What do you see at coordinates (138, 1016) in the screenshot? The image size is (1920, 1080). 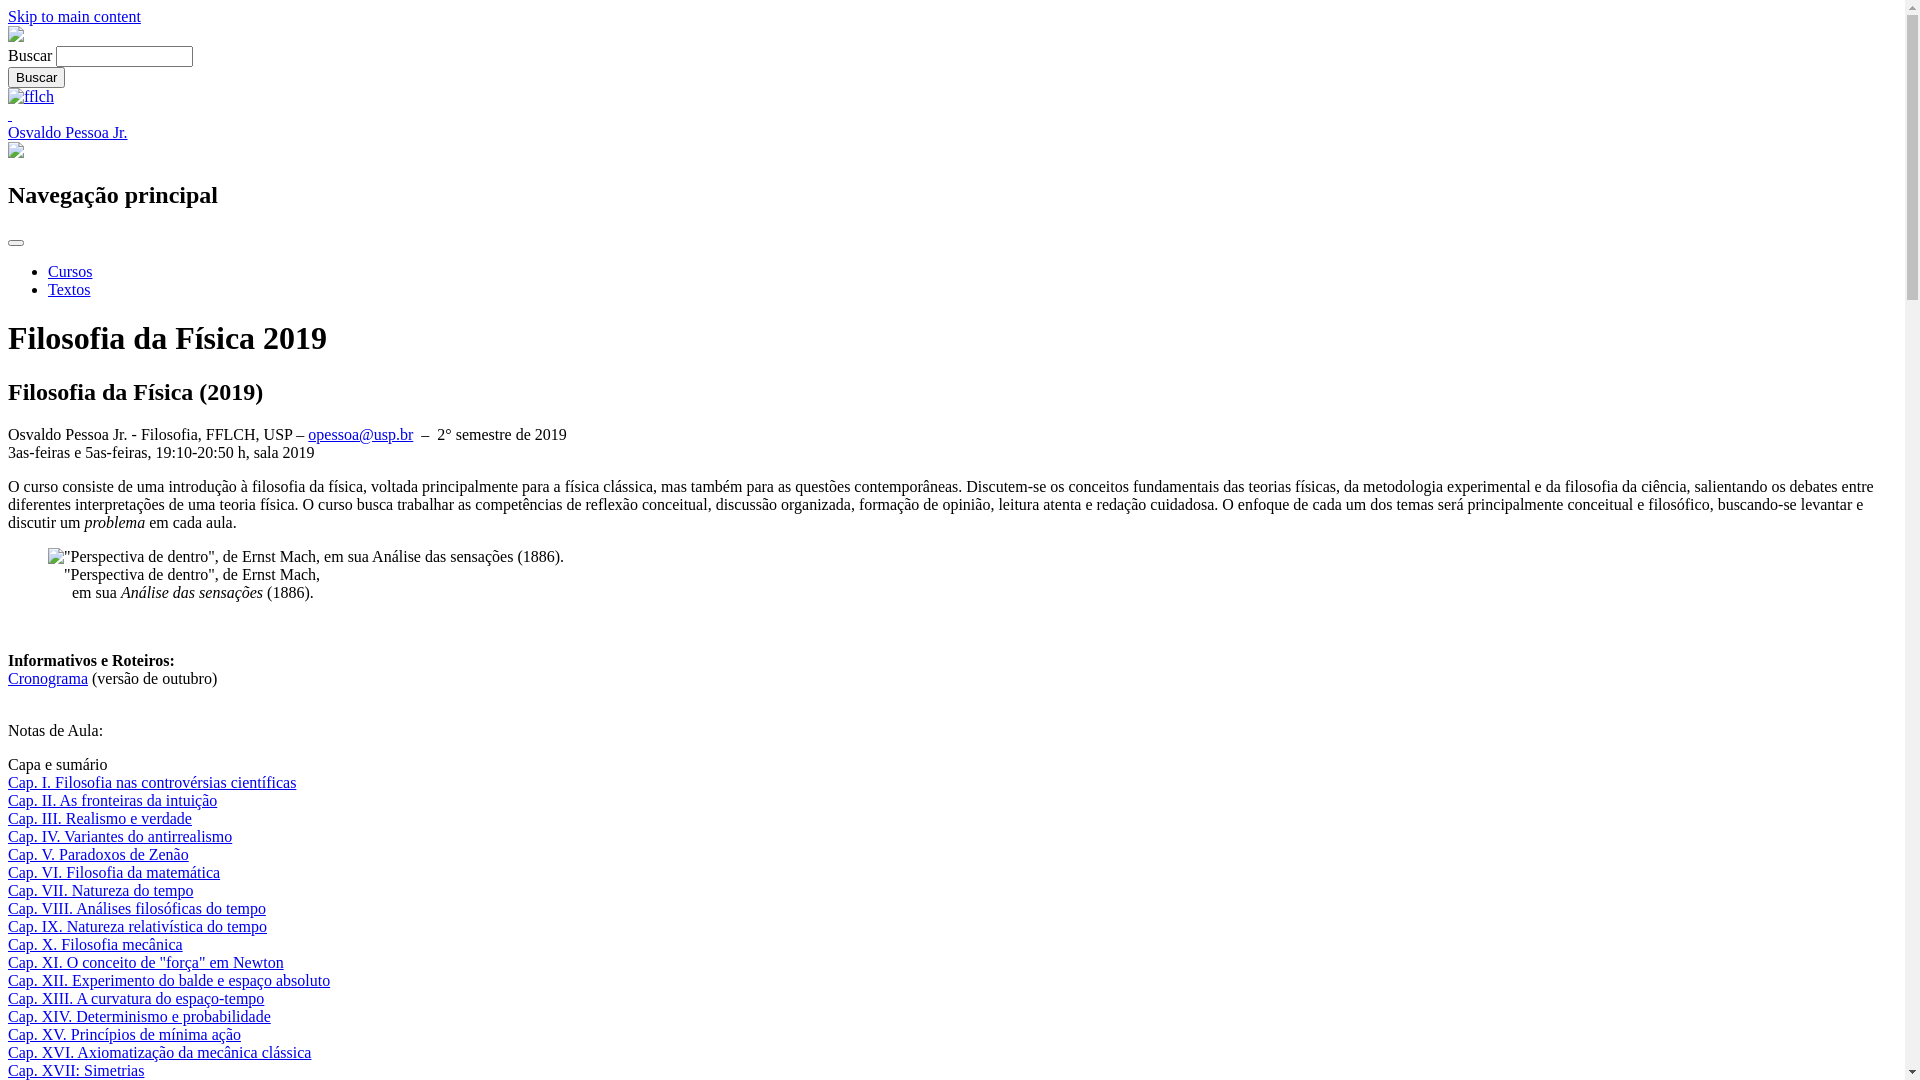 I see `'Cap. XIV. Determinismo e probabilidade'` at bounding box center [138, 1016].